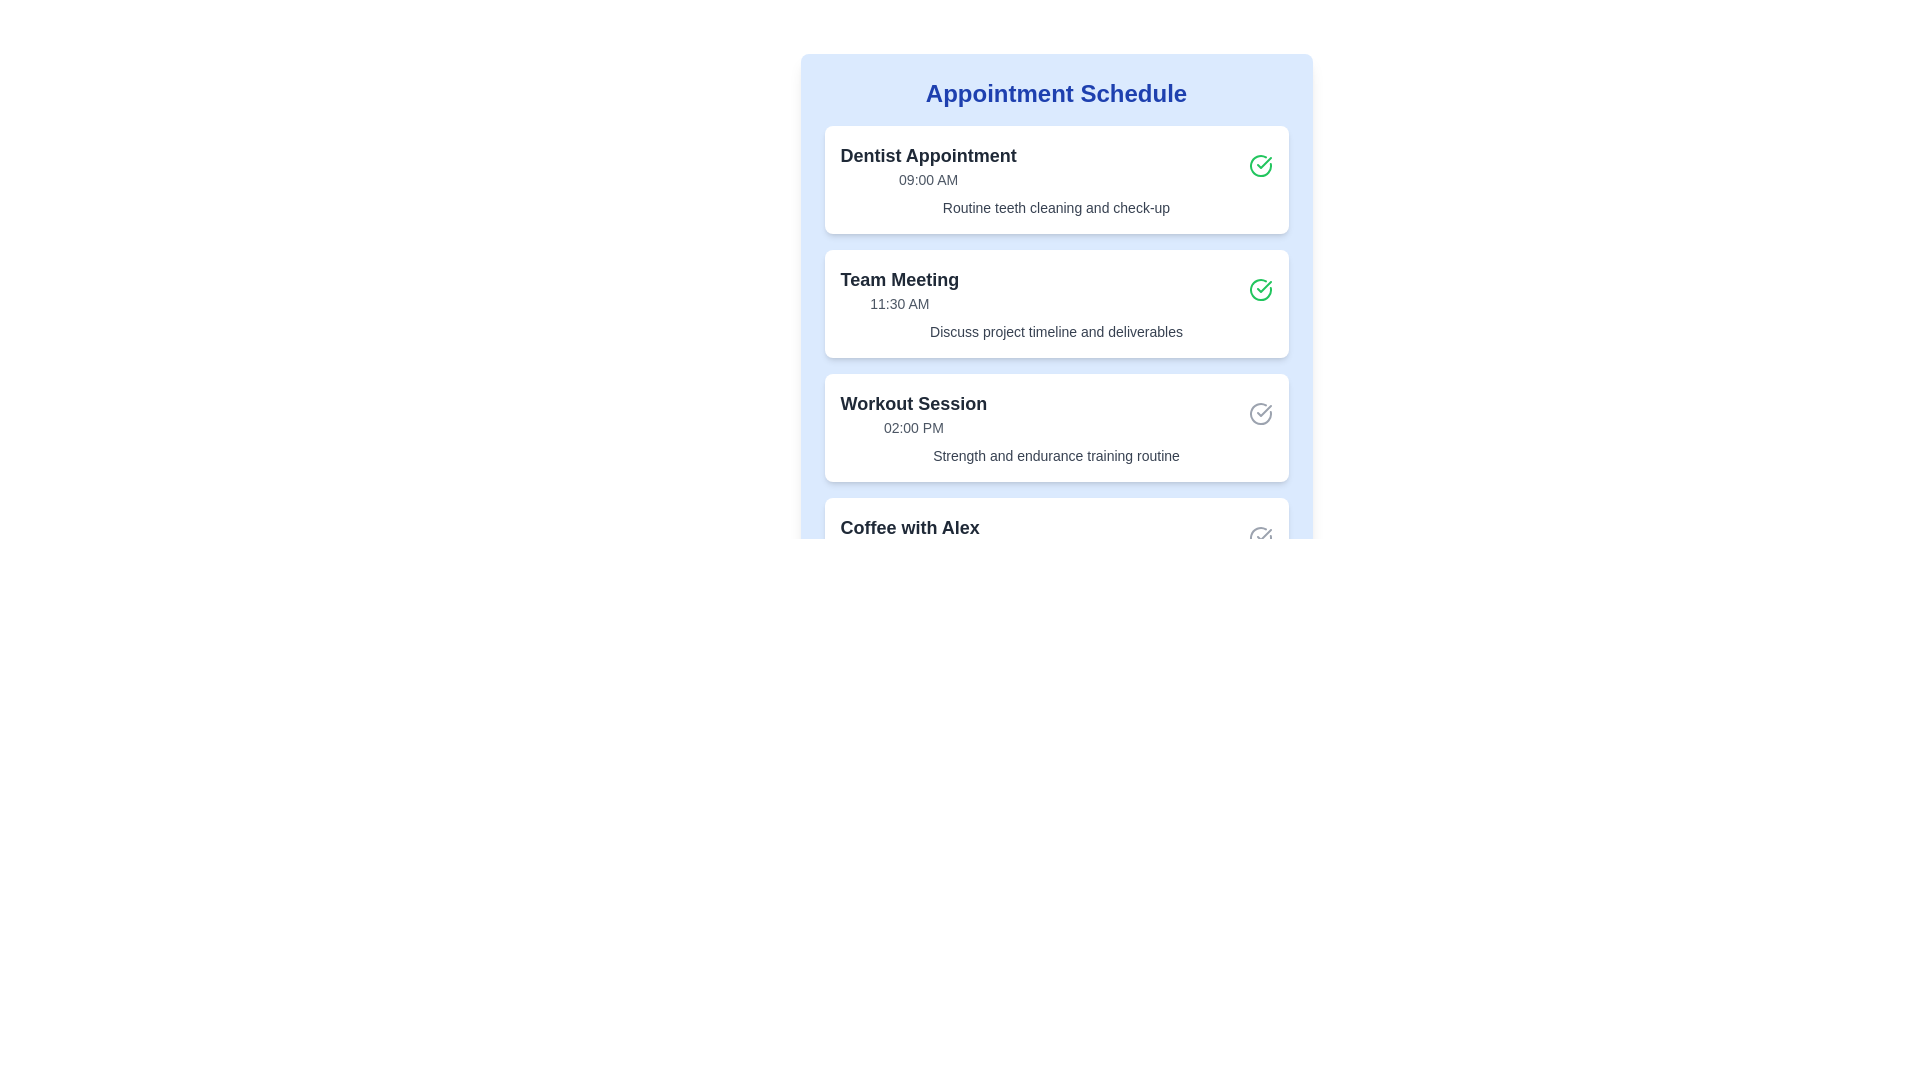 This screenshot has height=1080, width=1920. What do you see at coordinates (927, 180) in the screenshot?
I see `the static text label displaying '09:00 AM', which is located directly below the 'Dentist Appointment' label` at bounding box center [927, 180].